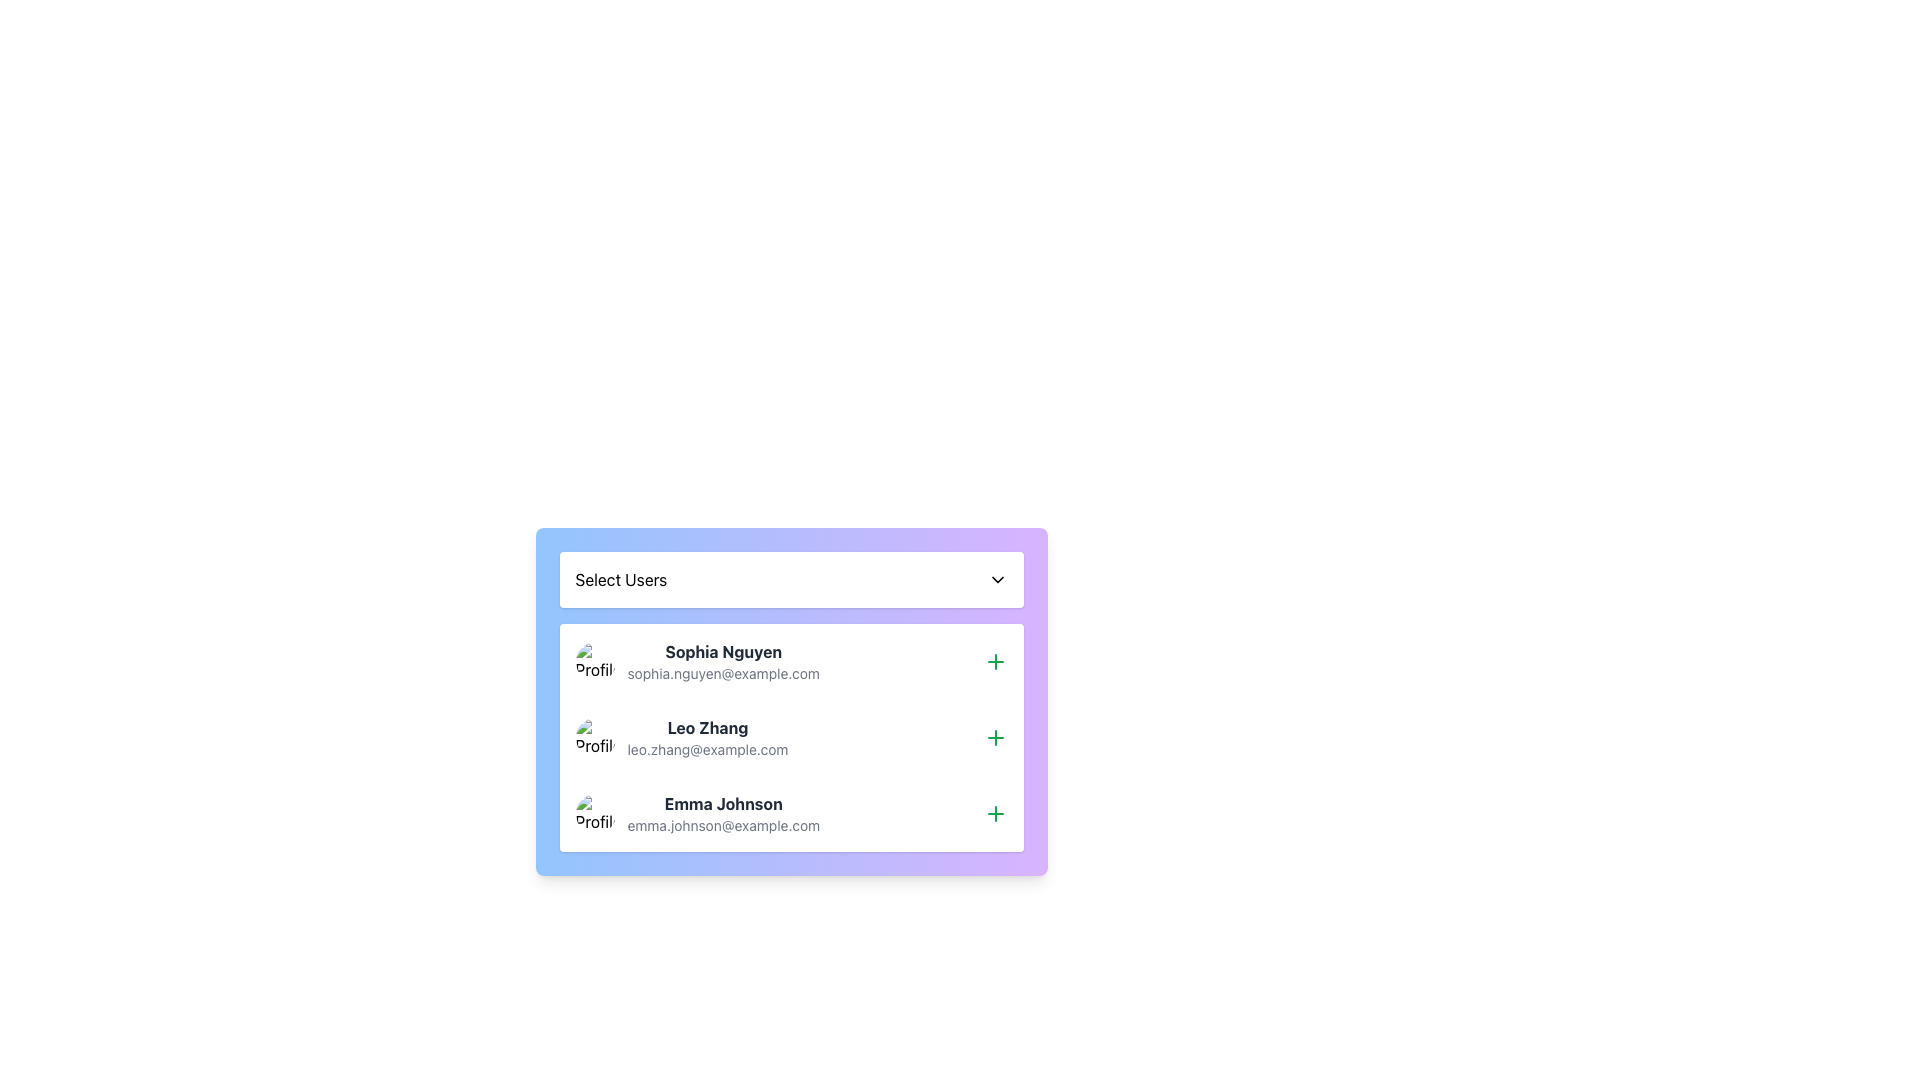  I want to click on the text block that displays the user's name and email address, which is the third user entry in the list, located below 'Sophia Nguyen' and 'Leo Zhang', and aligned to the right of a circular avatar image, so click(722, 813).